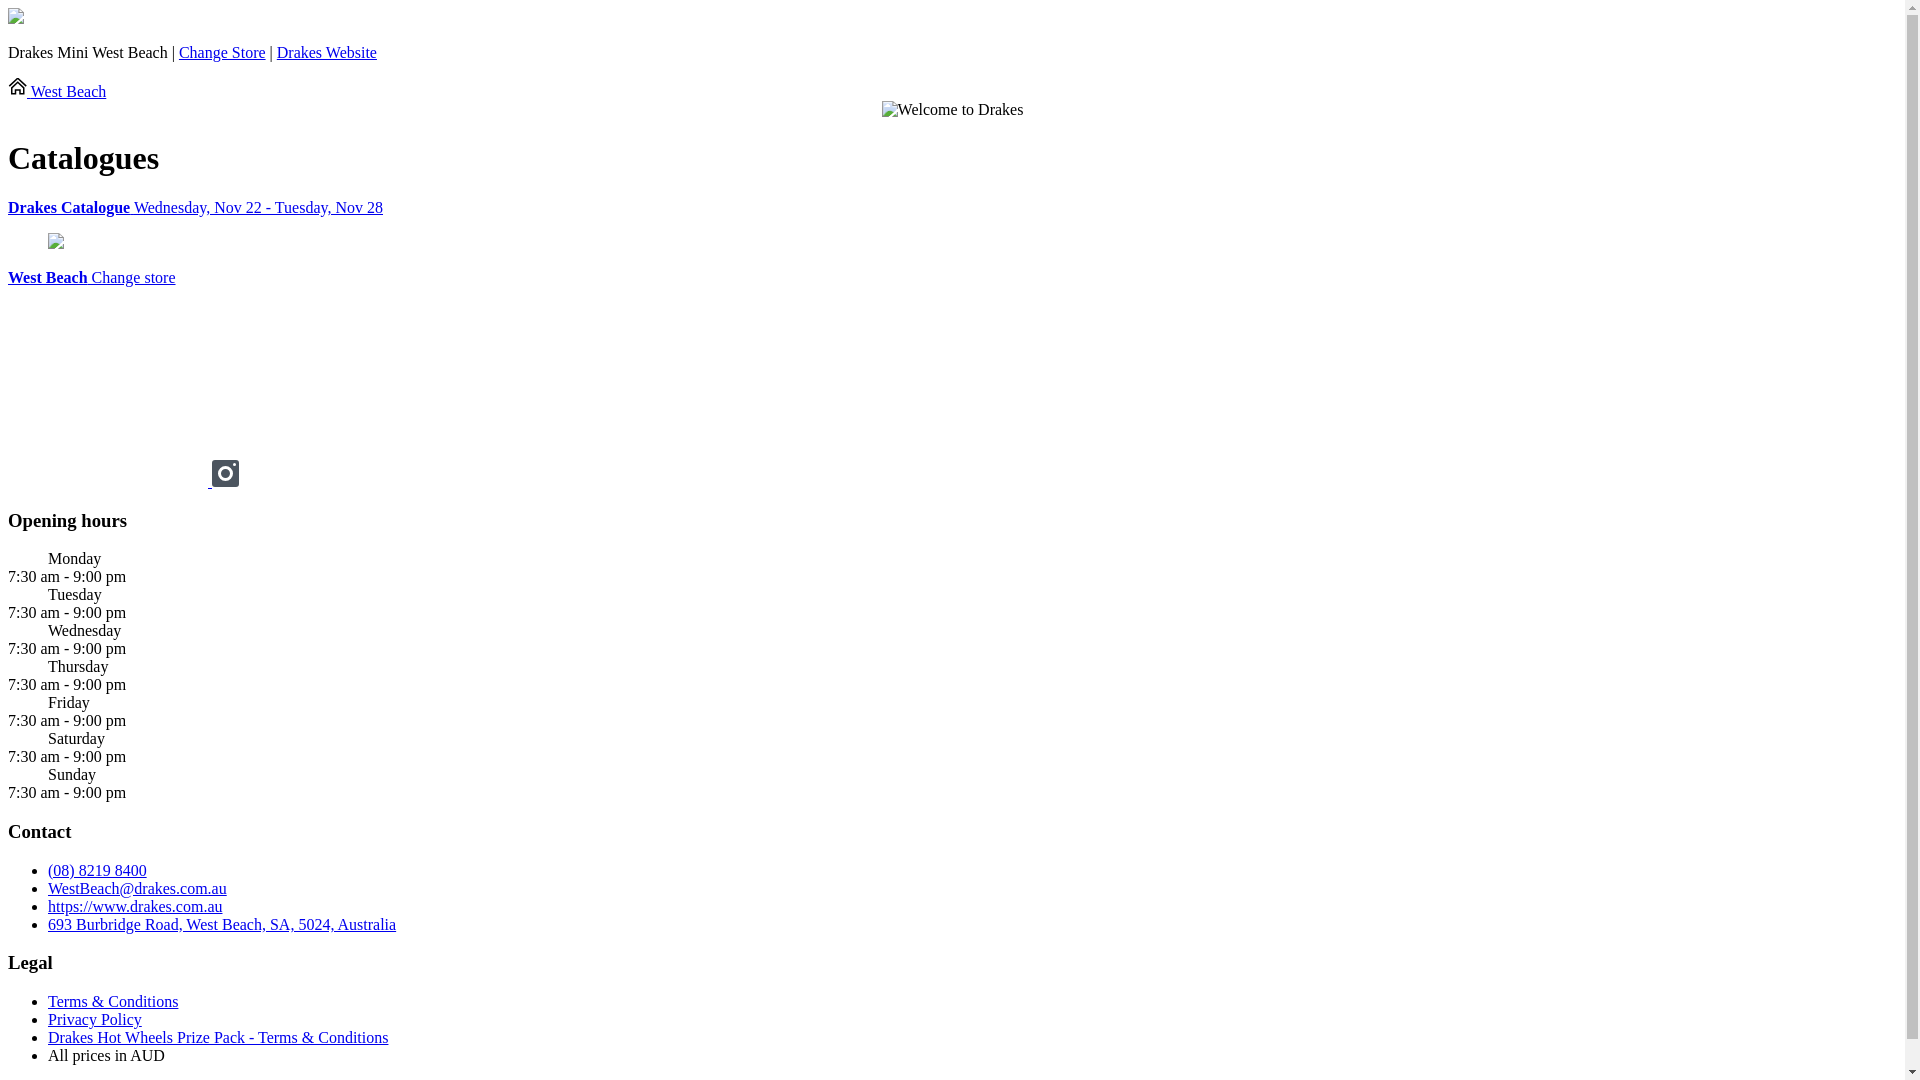  Describe the element at coordinates (90, 277) in the screenshot. I see `'West Beach Change store'` at that location.